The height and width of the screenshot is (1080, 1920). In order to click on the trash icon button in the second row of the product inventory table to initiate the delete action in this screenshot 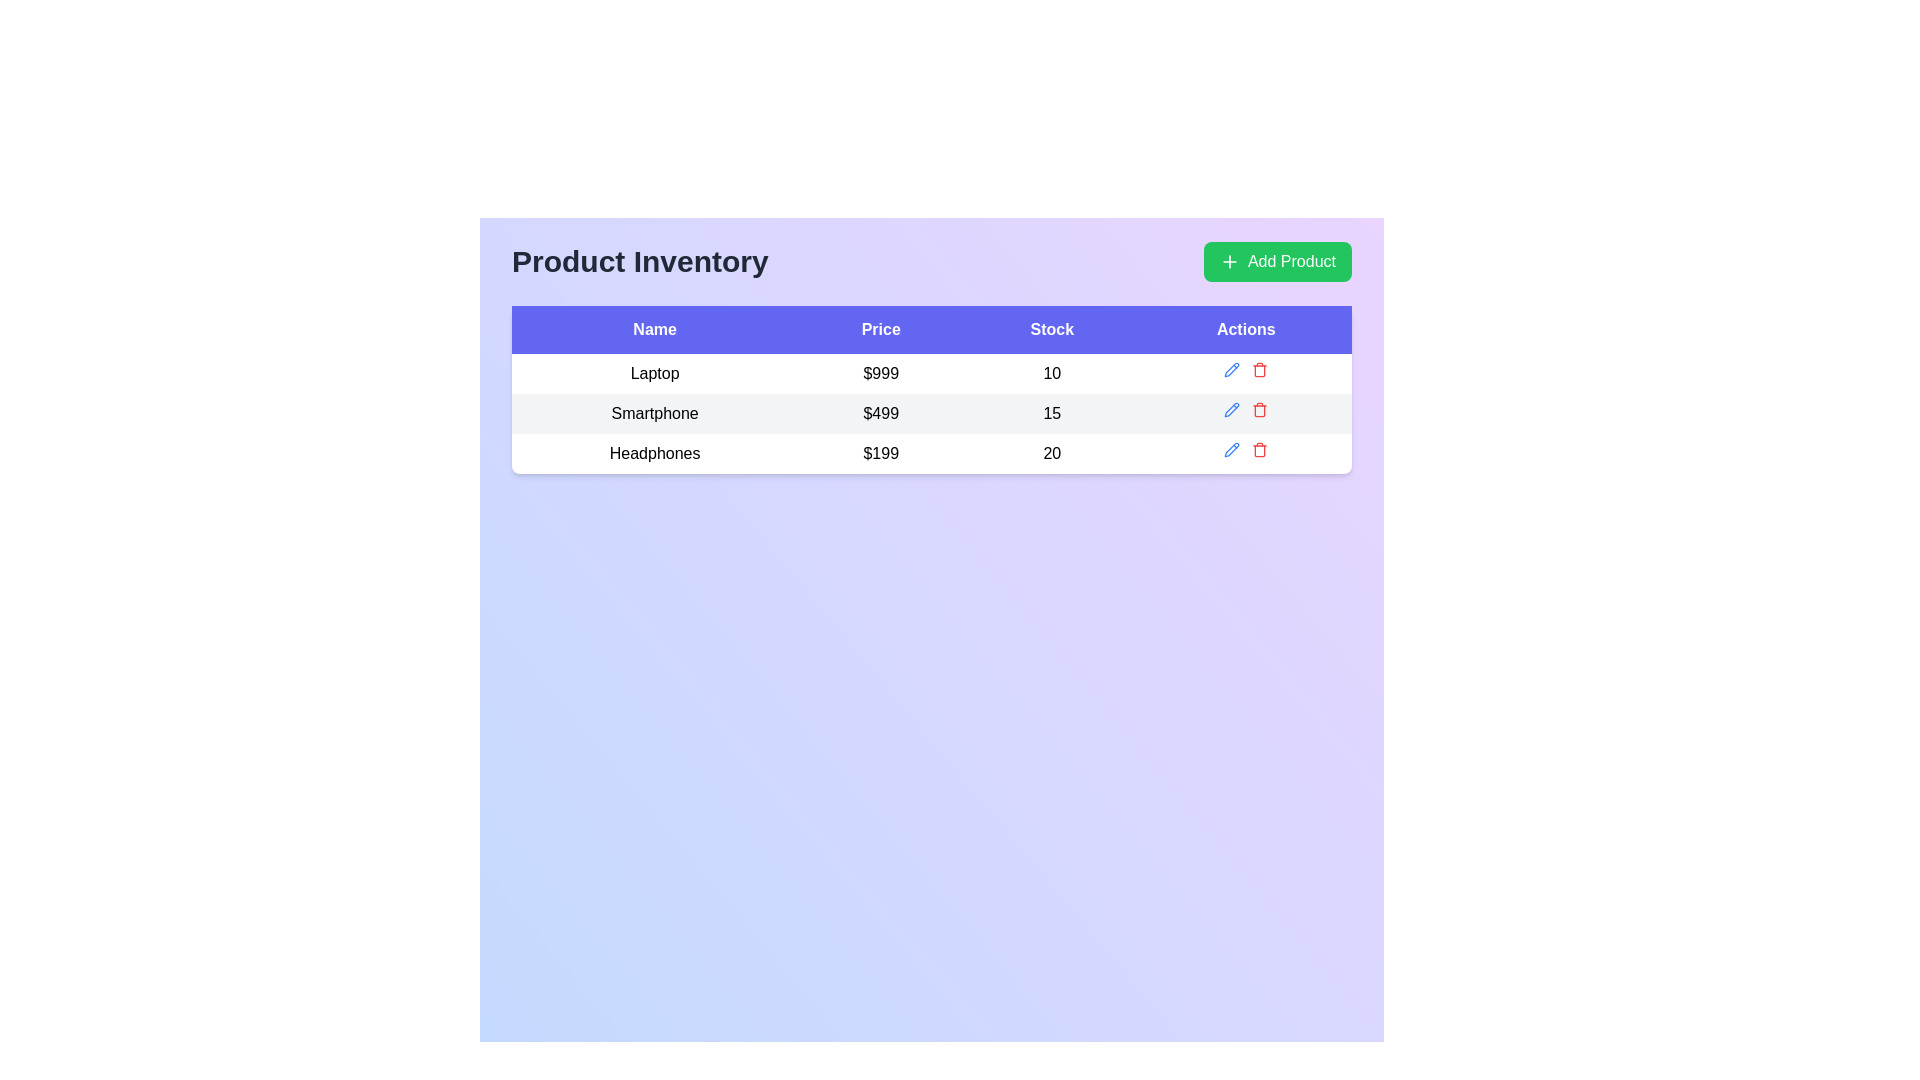, I will do `click(1259, 408)`.